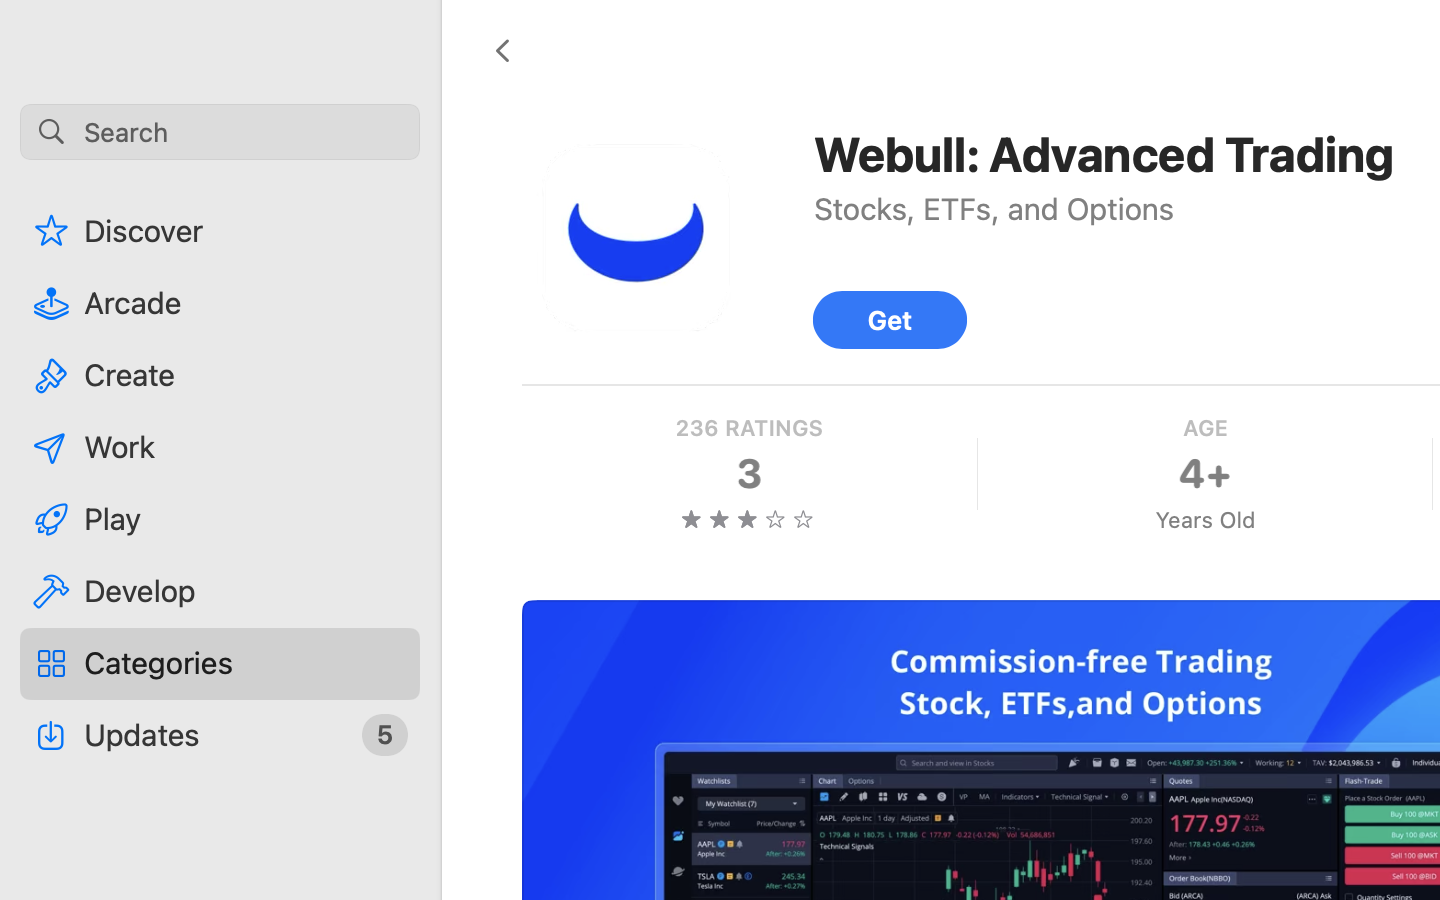  What do you see at coordinates (747, 473) in the screenshot?
I see `'three stars, 236 RATINGS, 3'` at bounding box center [747, 473].